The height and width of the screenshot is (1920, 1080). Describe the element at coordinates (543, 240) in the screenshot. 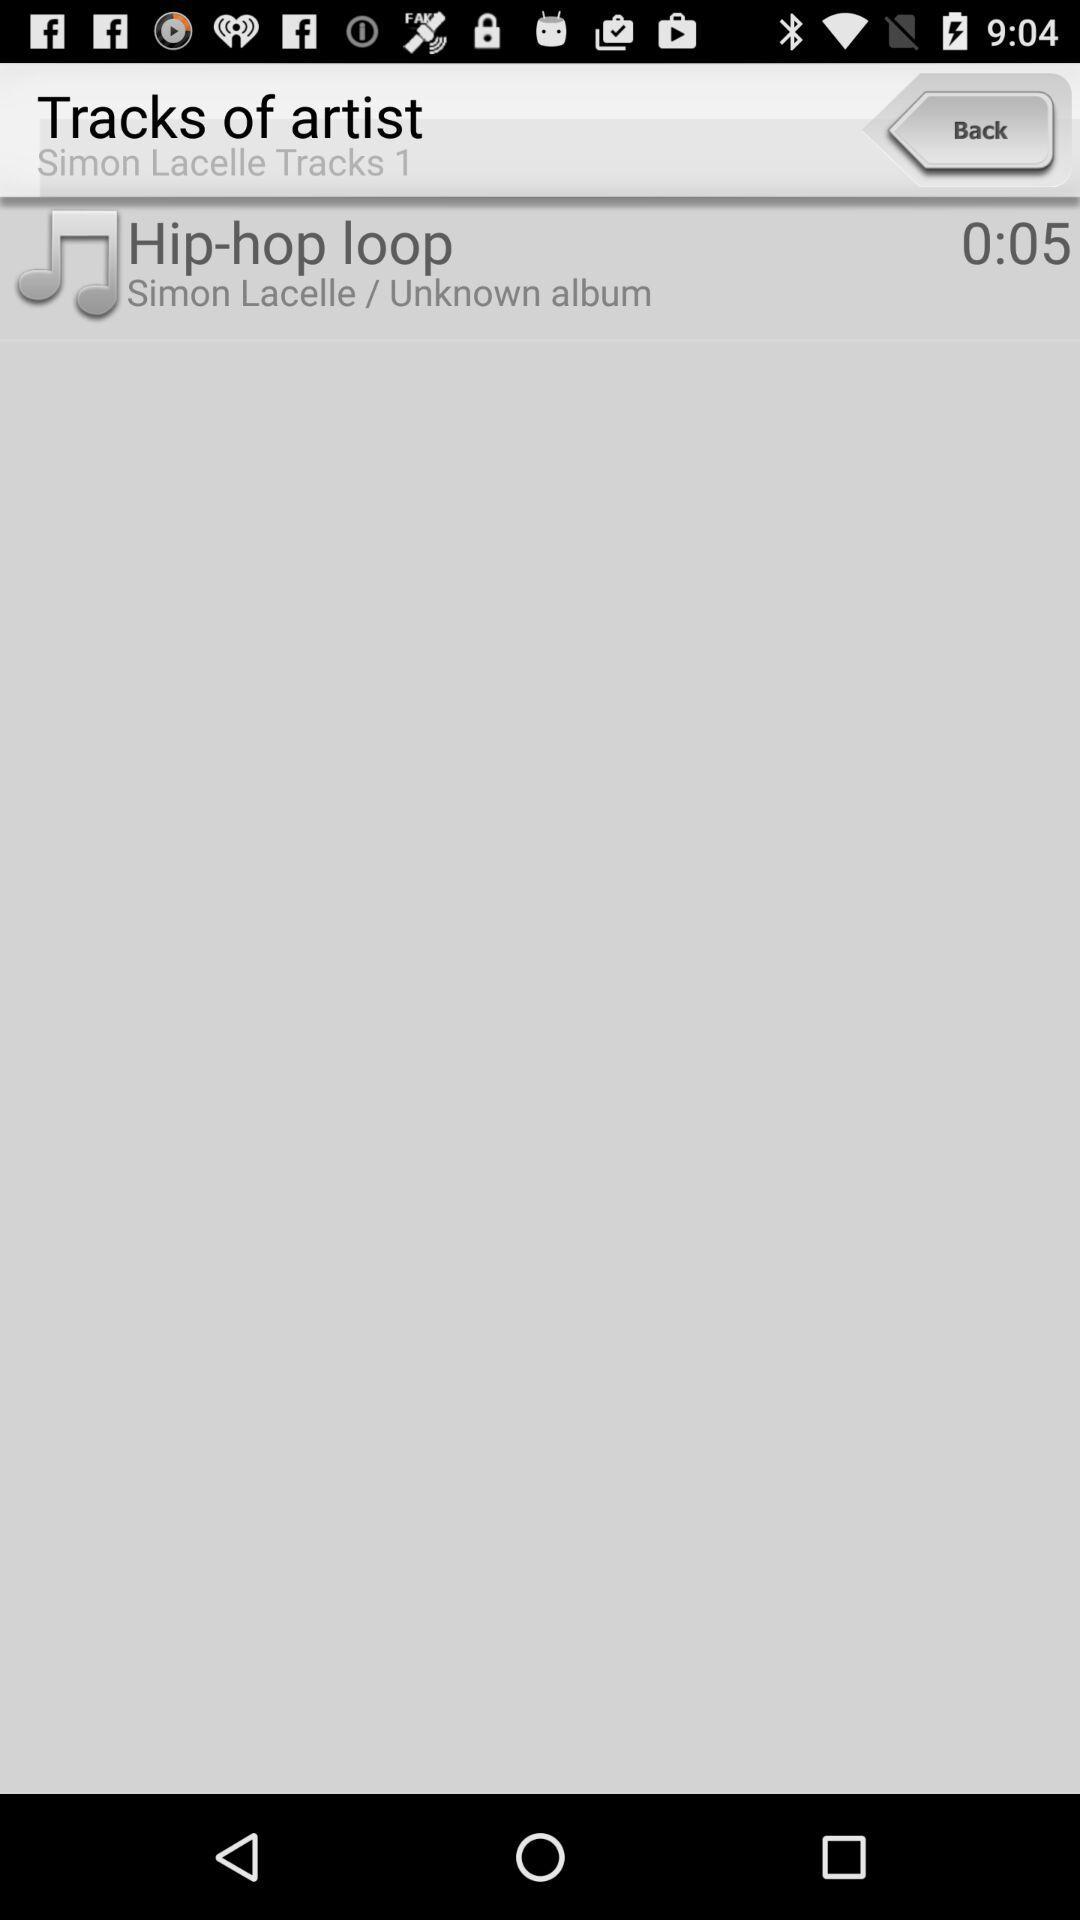

I see `hip-hop loop` at that location.